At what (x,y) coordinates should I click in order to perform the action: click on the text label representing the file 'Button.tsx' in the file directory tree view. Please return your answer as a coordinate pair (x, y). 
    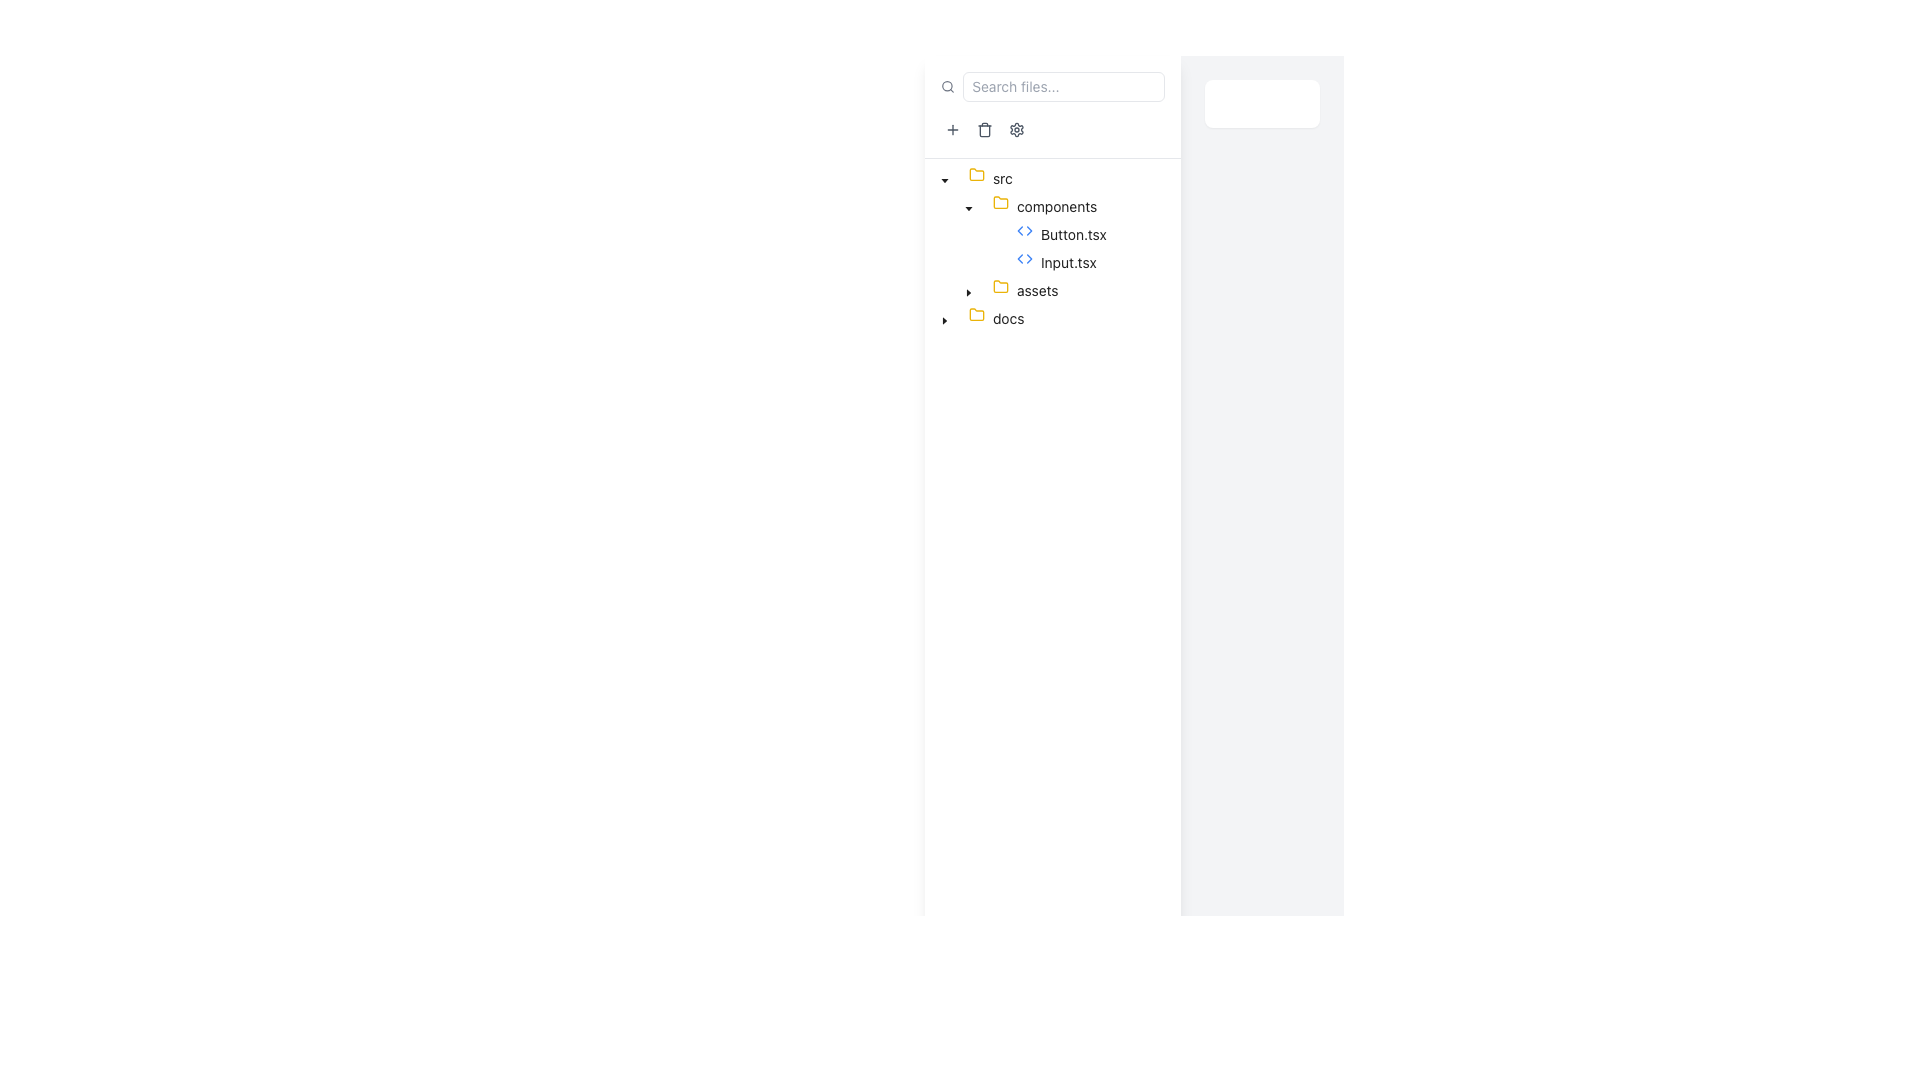
    Looking at the image, I should click on (1072, 233).